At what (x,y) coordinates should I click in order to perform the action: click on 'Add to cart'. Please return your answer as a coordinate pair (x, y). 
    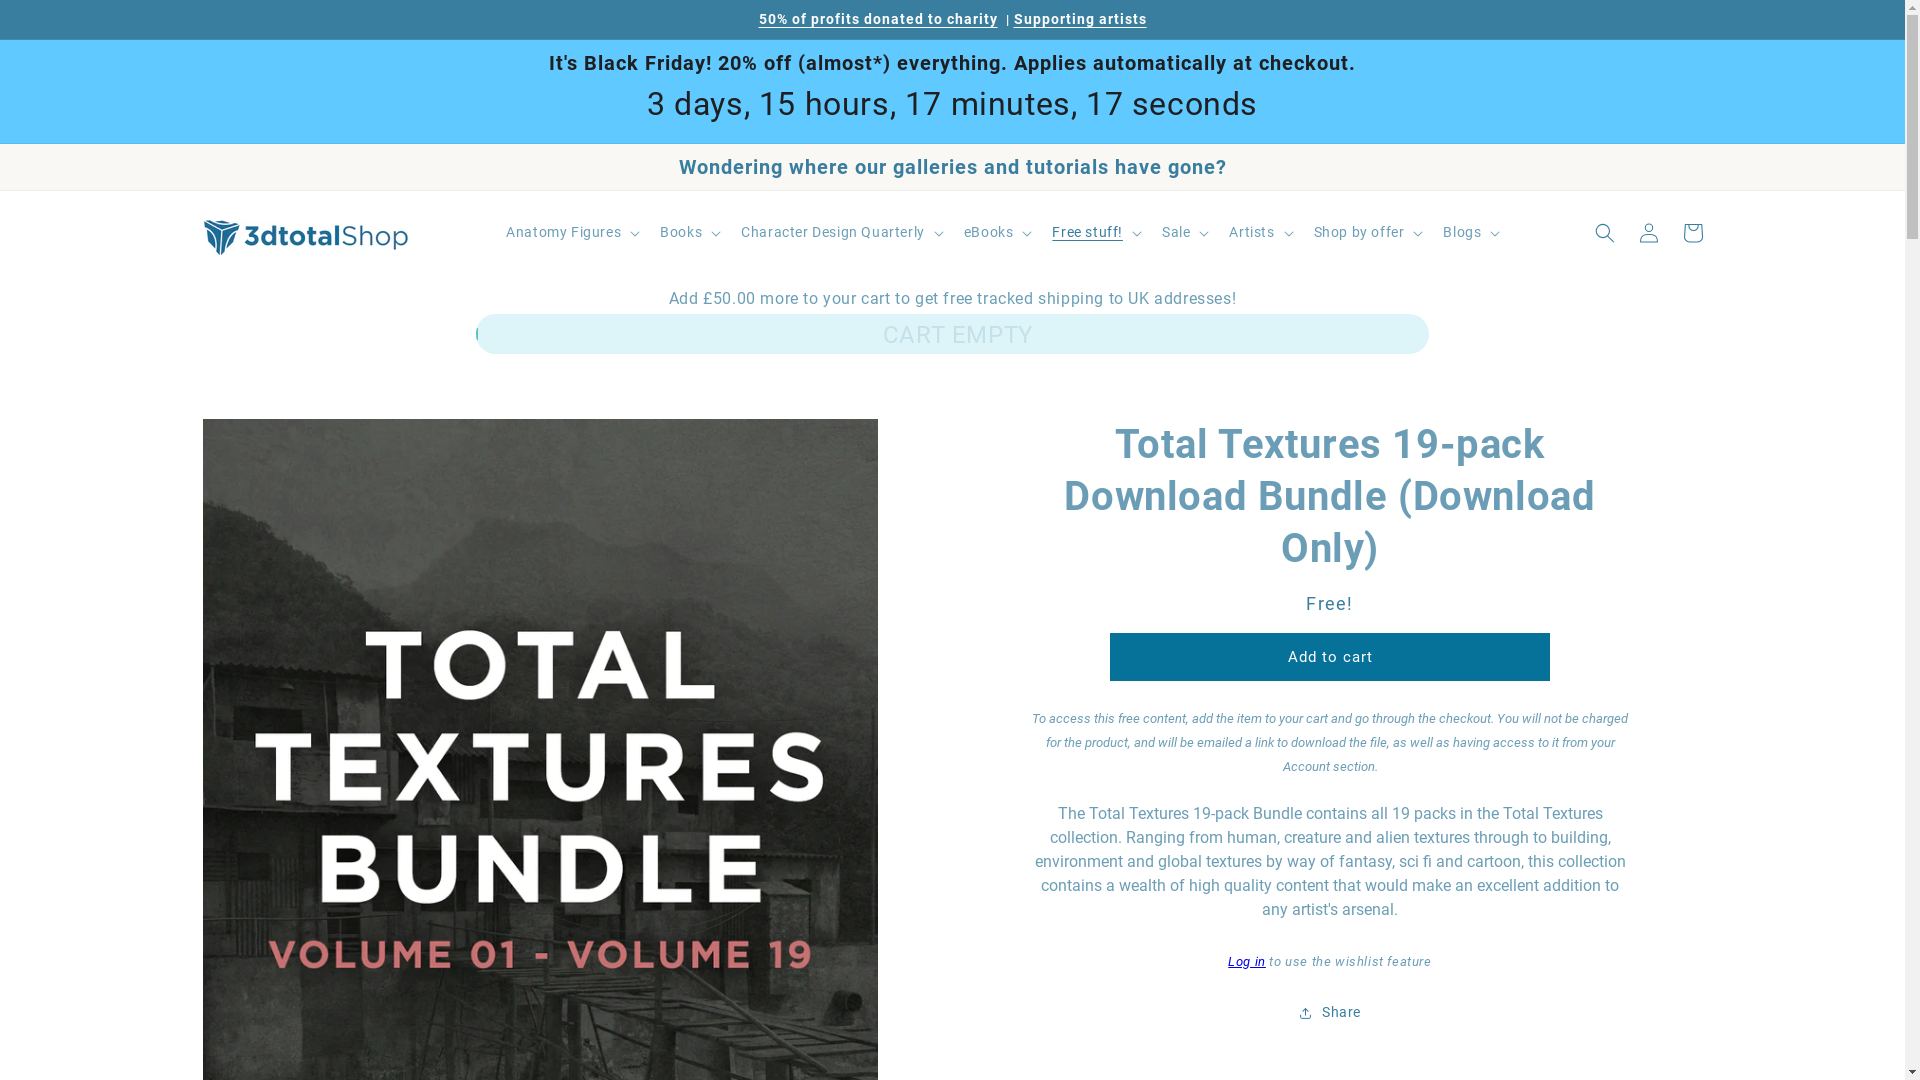
    Looking at the image, I should click on (1329, 656).